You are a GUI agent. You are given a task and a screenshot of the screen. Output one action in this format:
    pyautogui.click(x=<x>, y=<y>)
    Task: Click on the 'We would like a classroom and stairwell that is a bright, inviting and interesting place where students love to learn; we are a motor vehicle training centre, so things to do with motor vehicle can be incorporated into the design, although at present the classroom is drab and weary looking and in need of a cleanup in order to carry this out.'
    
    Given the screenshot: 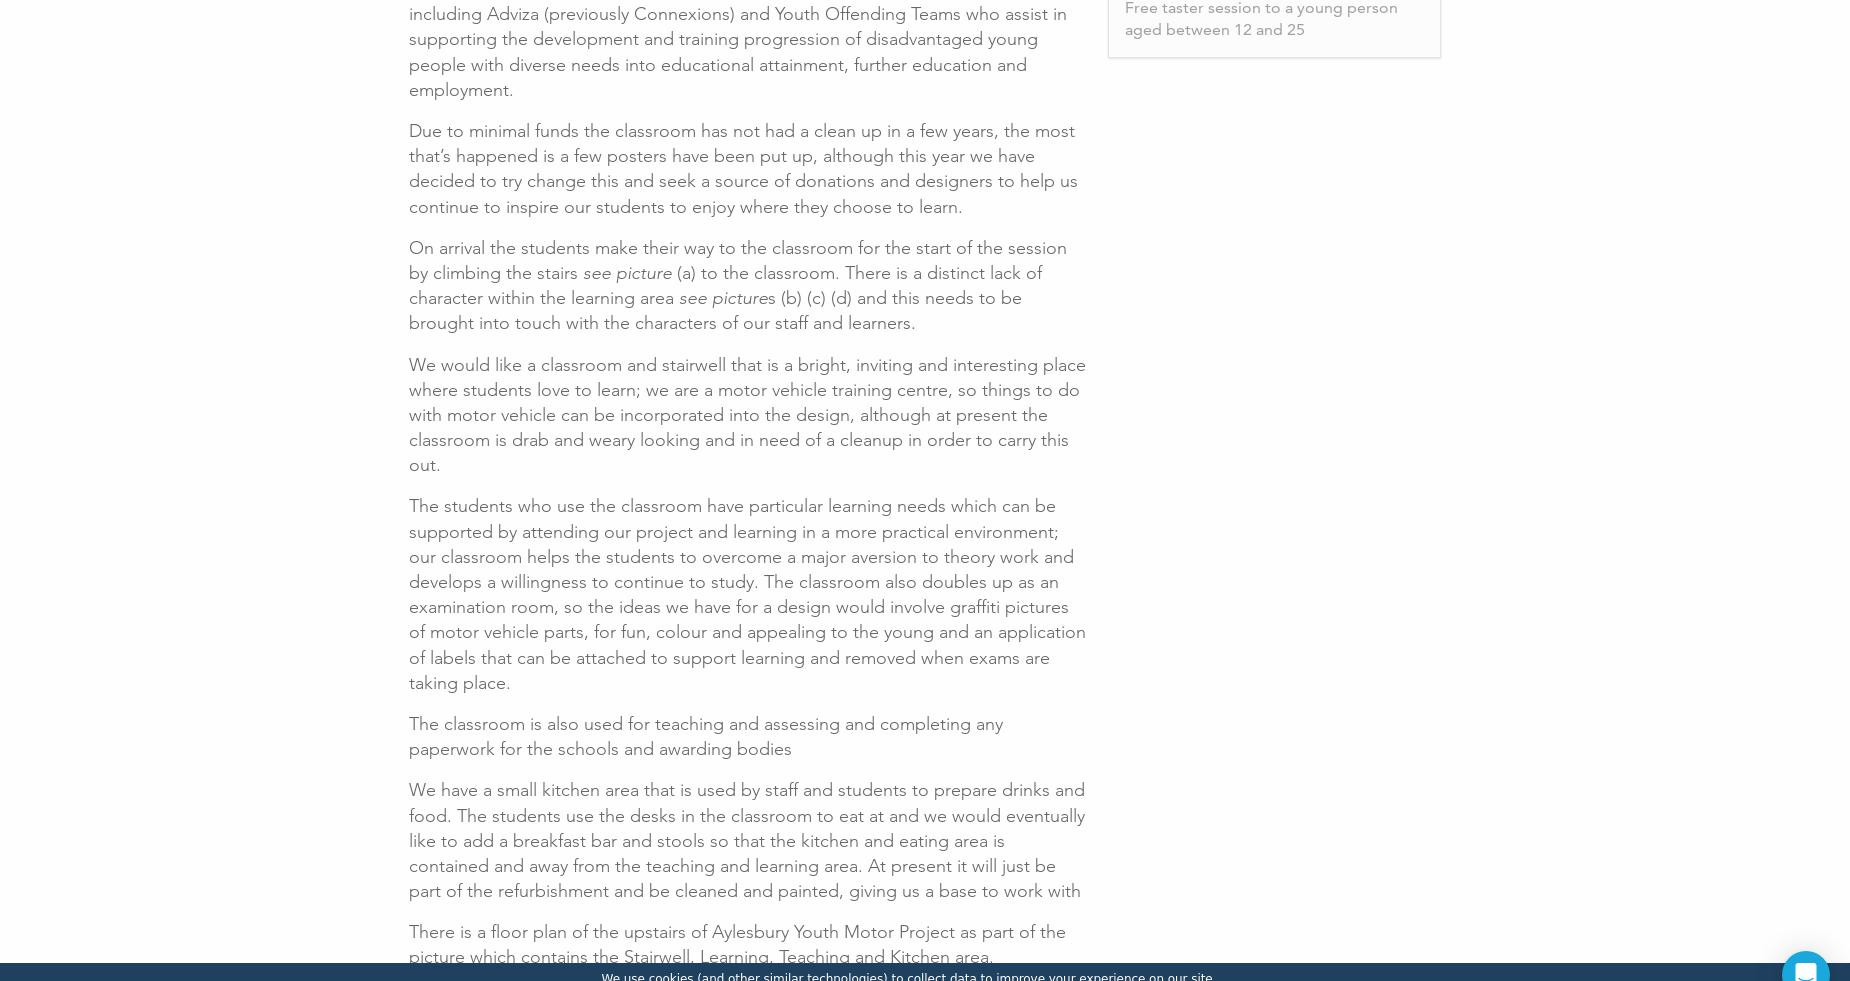 What is the action you would take?
    pyautogui.click(x=408, y=413)
    